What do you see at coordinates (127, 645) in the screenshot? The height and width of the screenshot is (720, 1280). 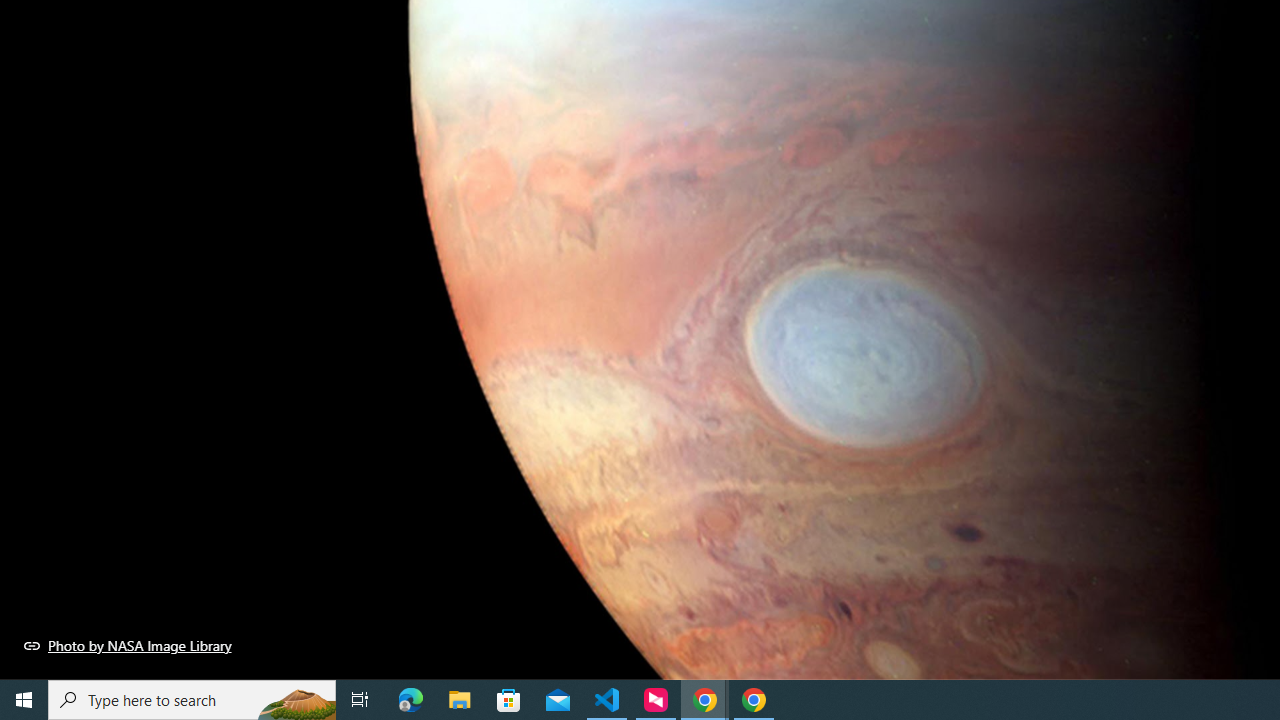 I see `'Photo by NASA Image Library'` at bounding box center [127, 645].